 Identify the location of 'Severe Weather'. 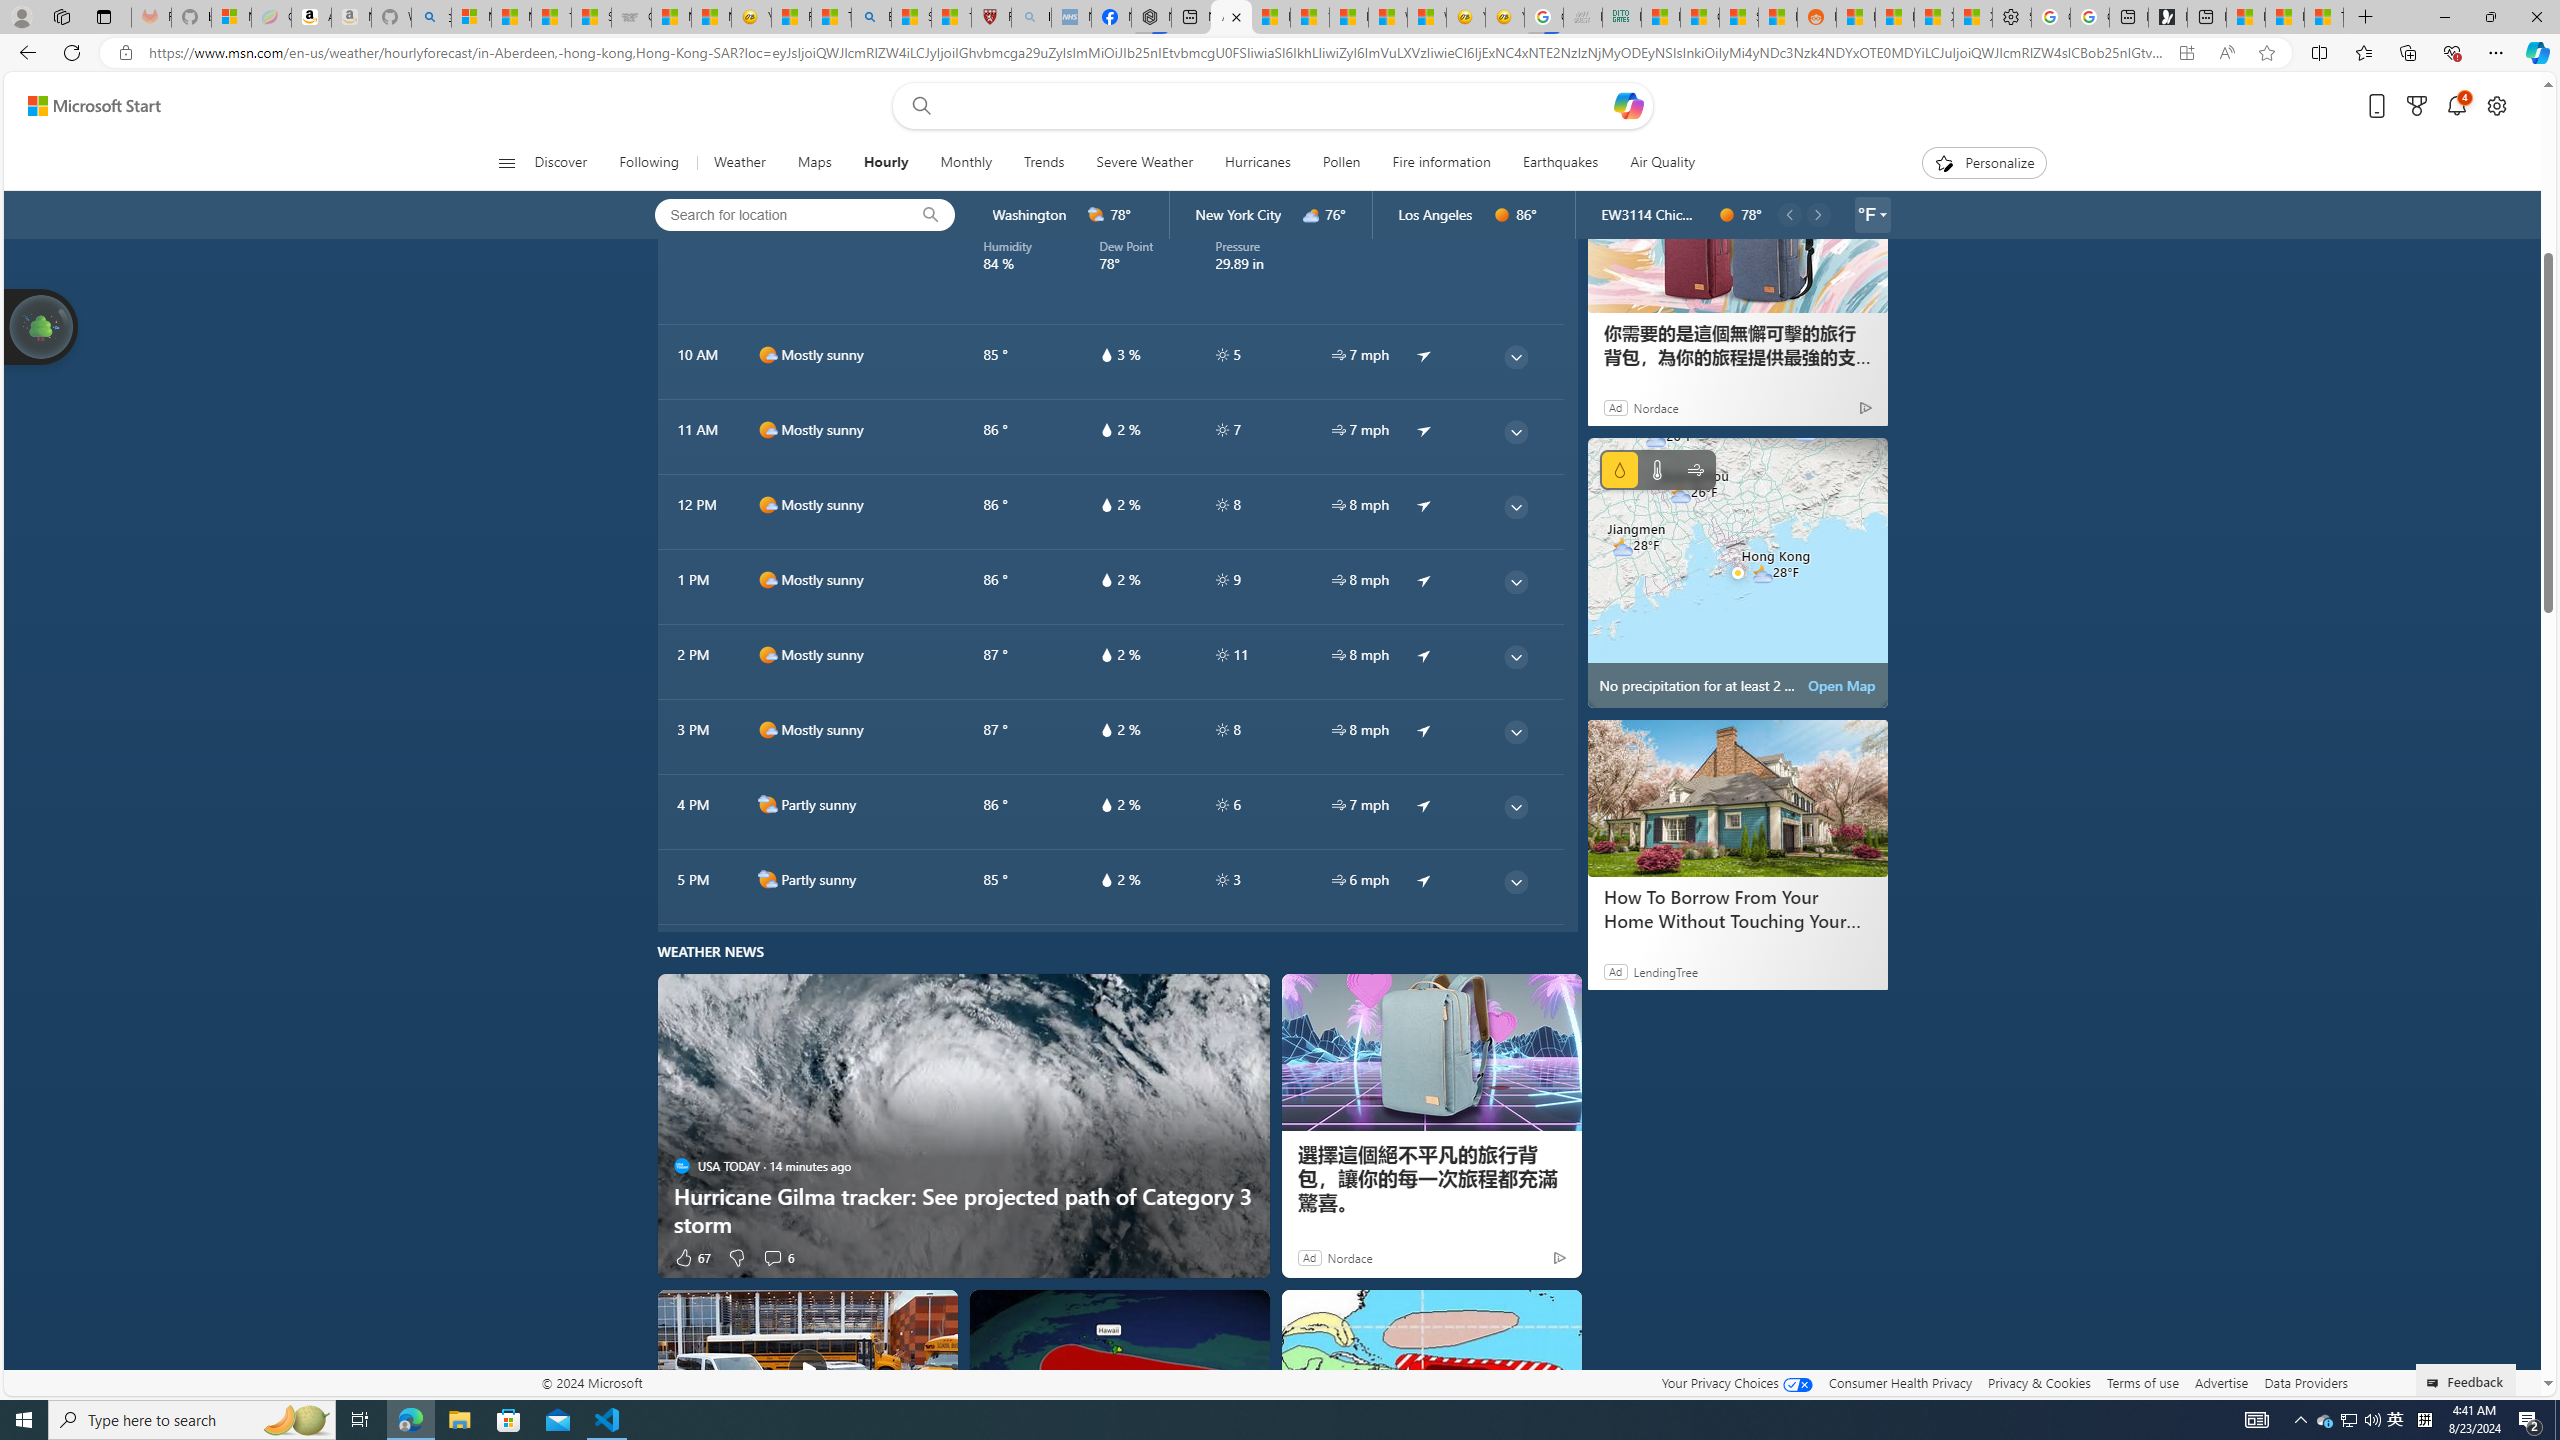
(1145, 162).